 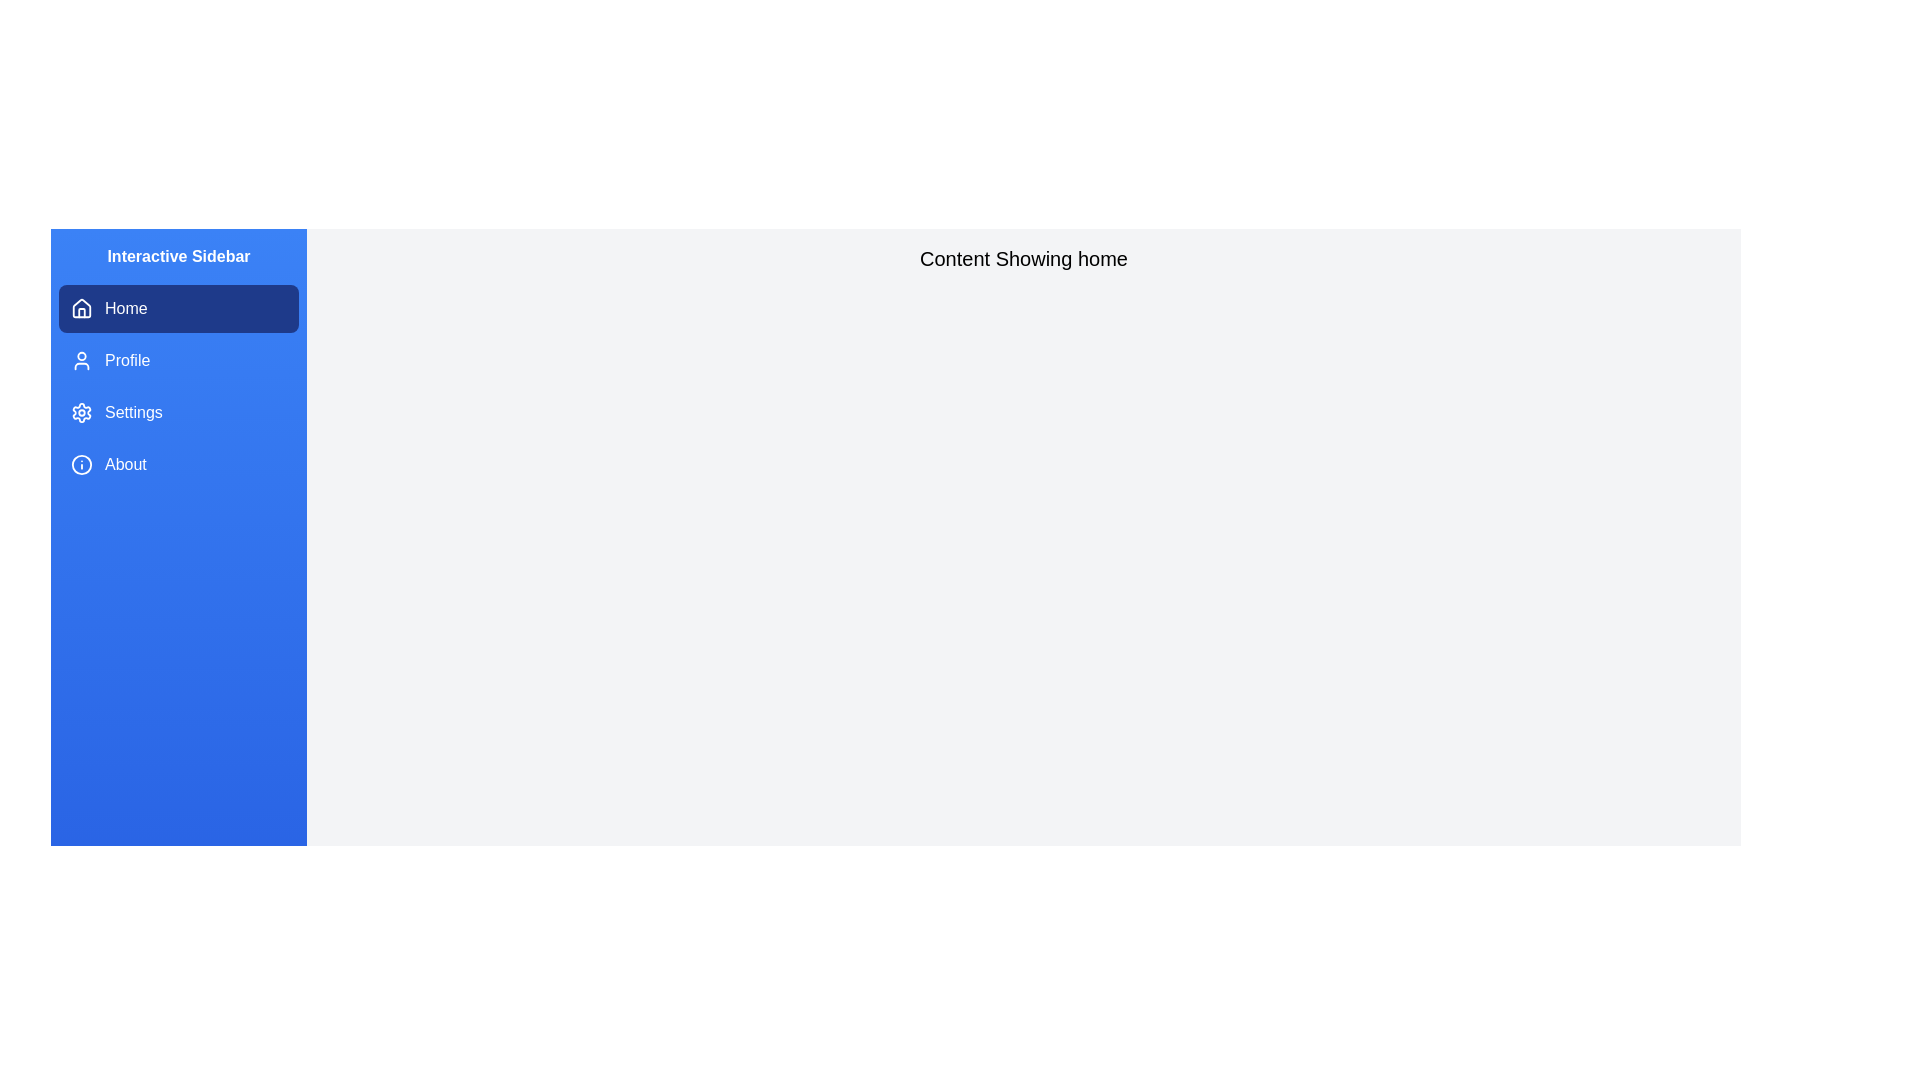 What do you see at coordinates (178, 411) in the screenshot?
I see `the sidebar item labeled Settings to navigate to the corresponding section` at bounding box center [178, 411].